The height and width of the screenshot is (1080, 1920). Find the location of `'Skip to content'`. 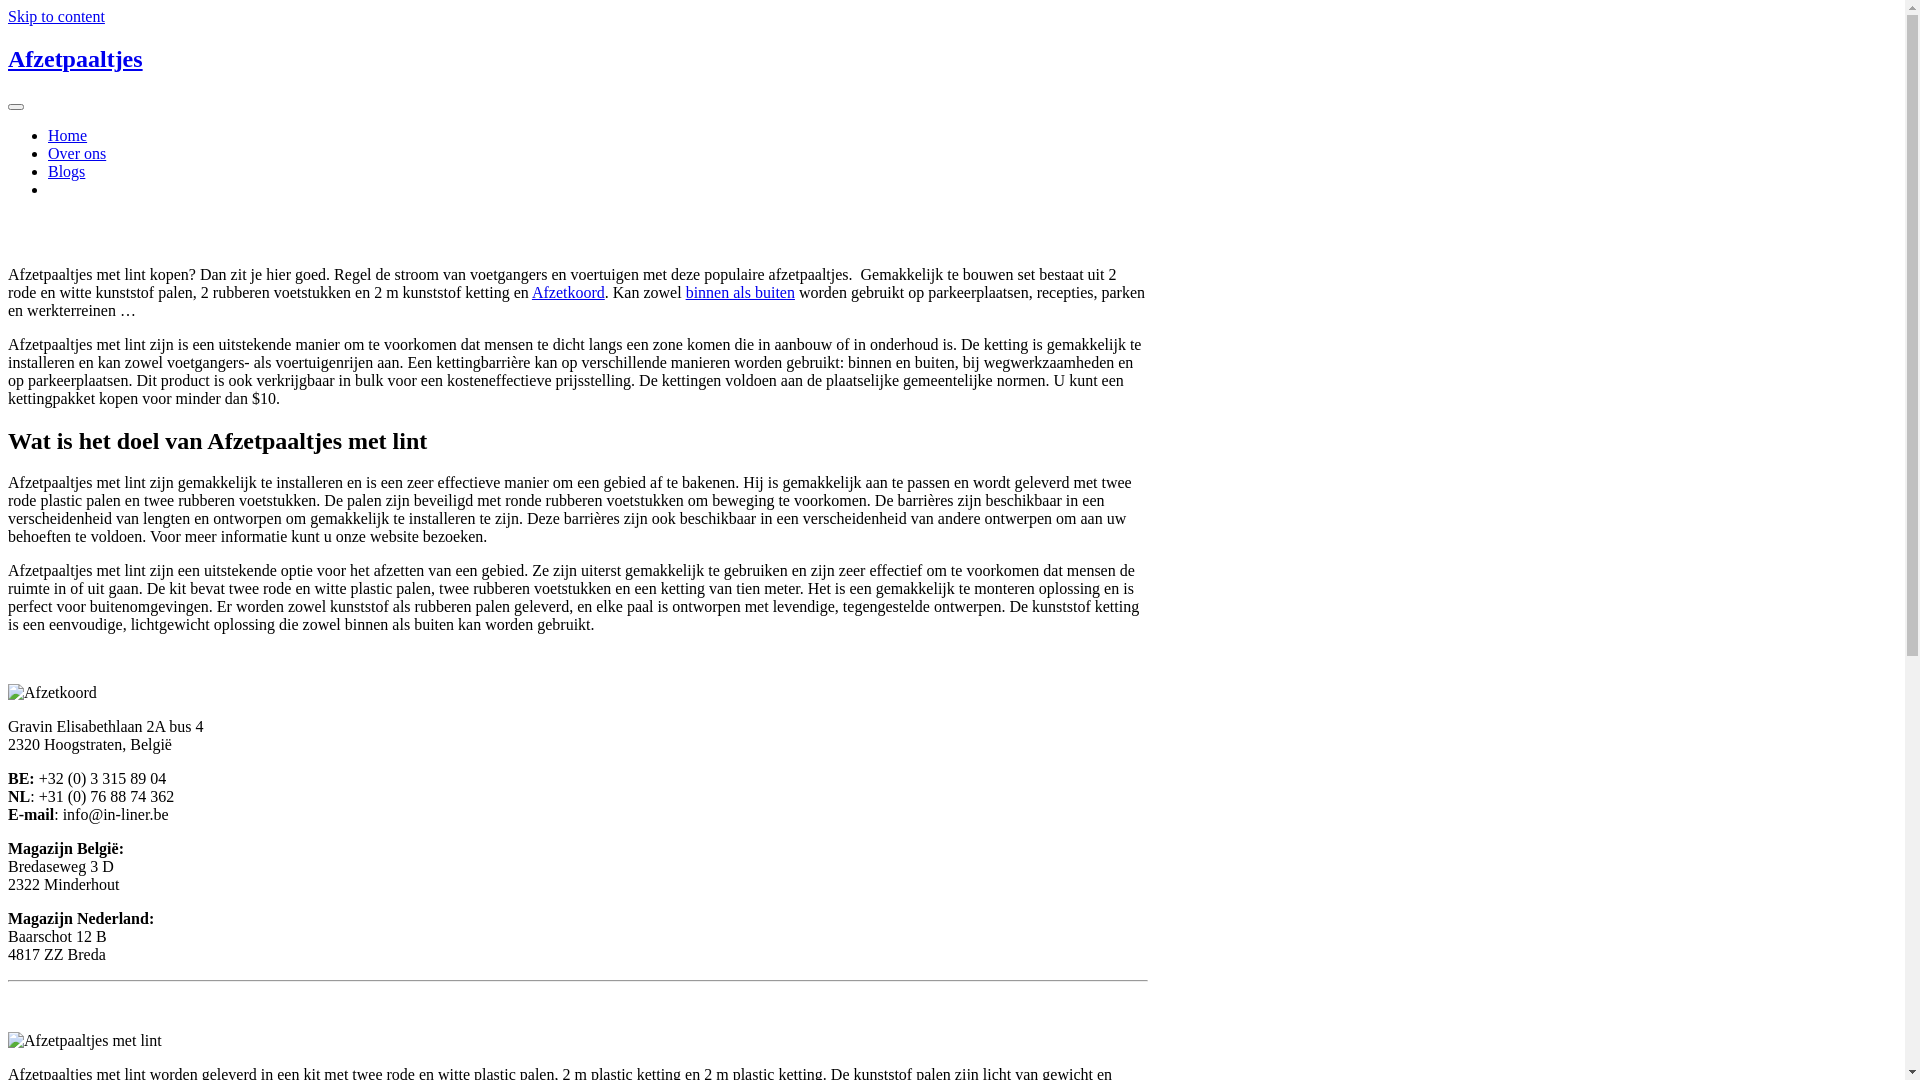

'Skip to content' is located at coordinates (56, 16).